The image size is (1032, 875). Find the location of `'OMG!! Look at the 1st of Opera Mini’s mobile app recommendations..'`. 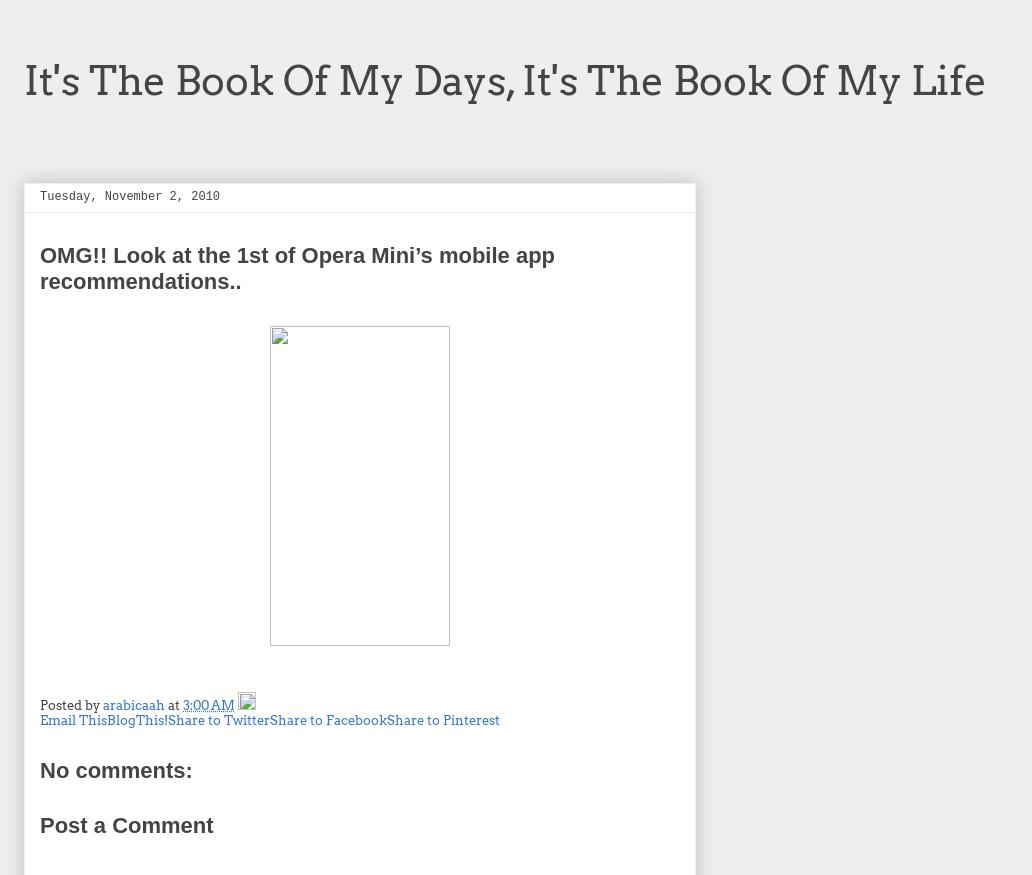

'OMG!! Look at the 1st of Opera Mini’s mobile app recommendations..' is located at coordinates (297, 266).